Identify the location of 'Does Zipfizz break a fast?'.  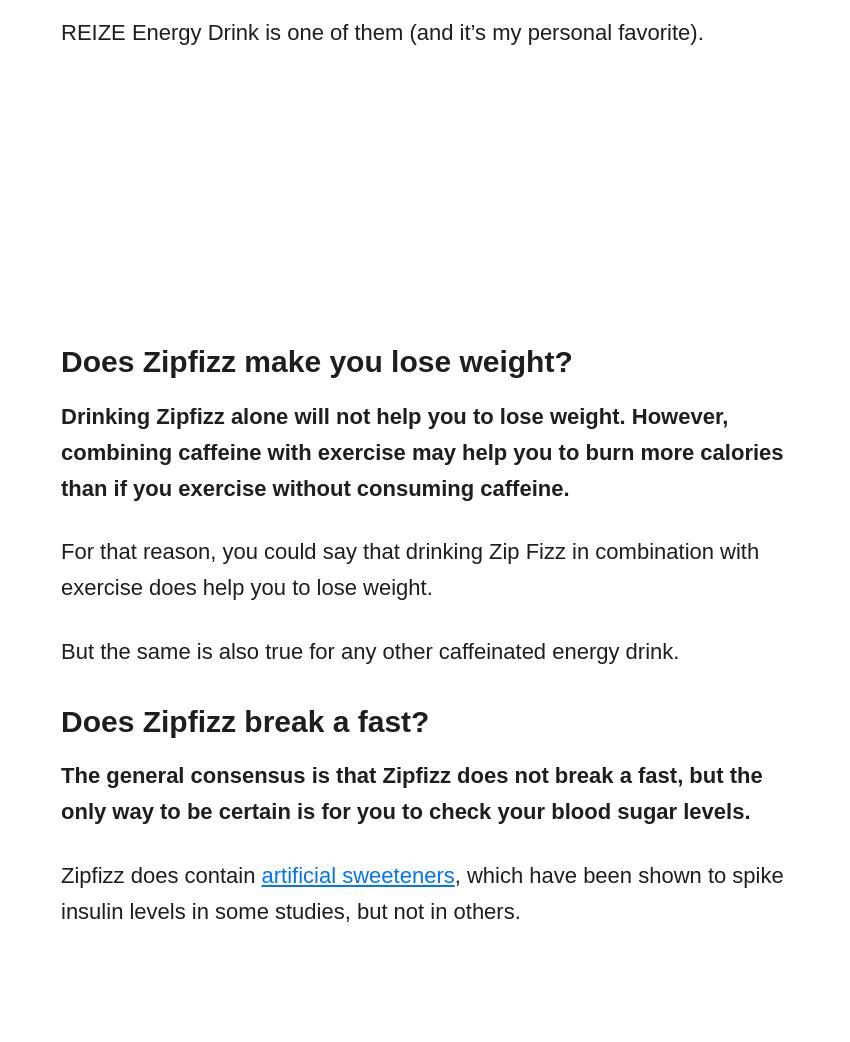
(61, 719).